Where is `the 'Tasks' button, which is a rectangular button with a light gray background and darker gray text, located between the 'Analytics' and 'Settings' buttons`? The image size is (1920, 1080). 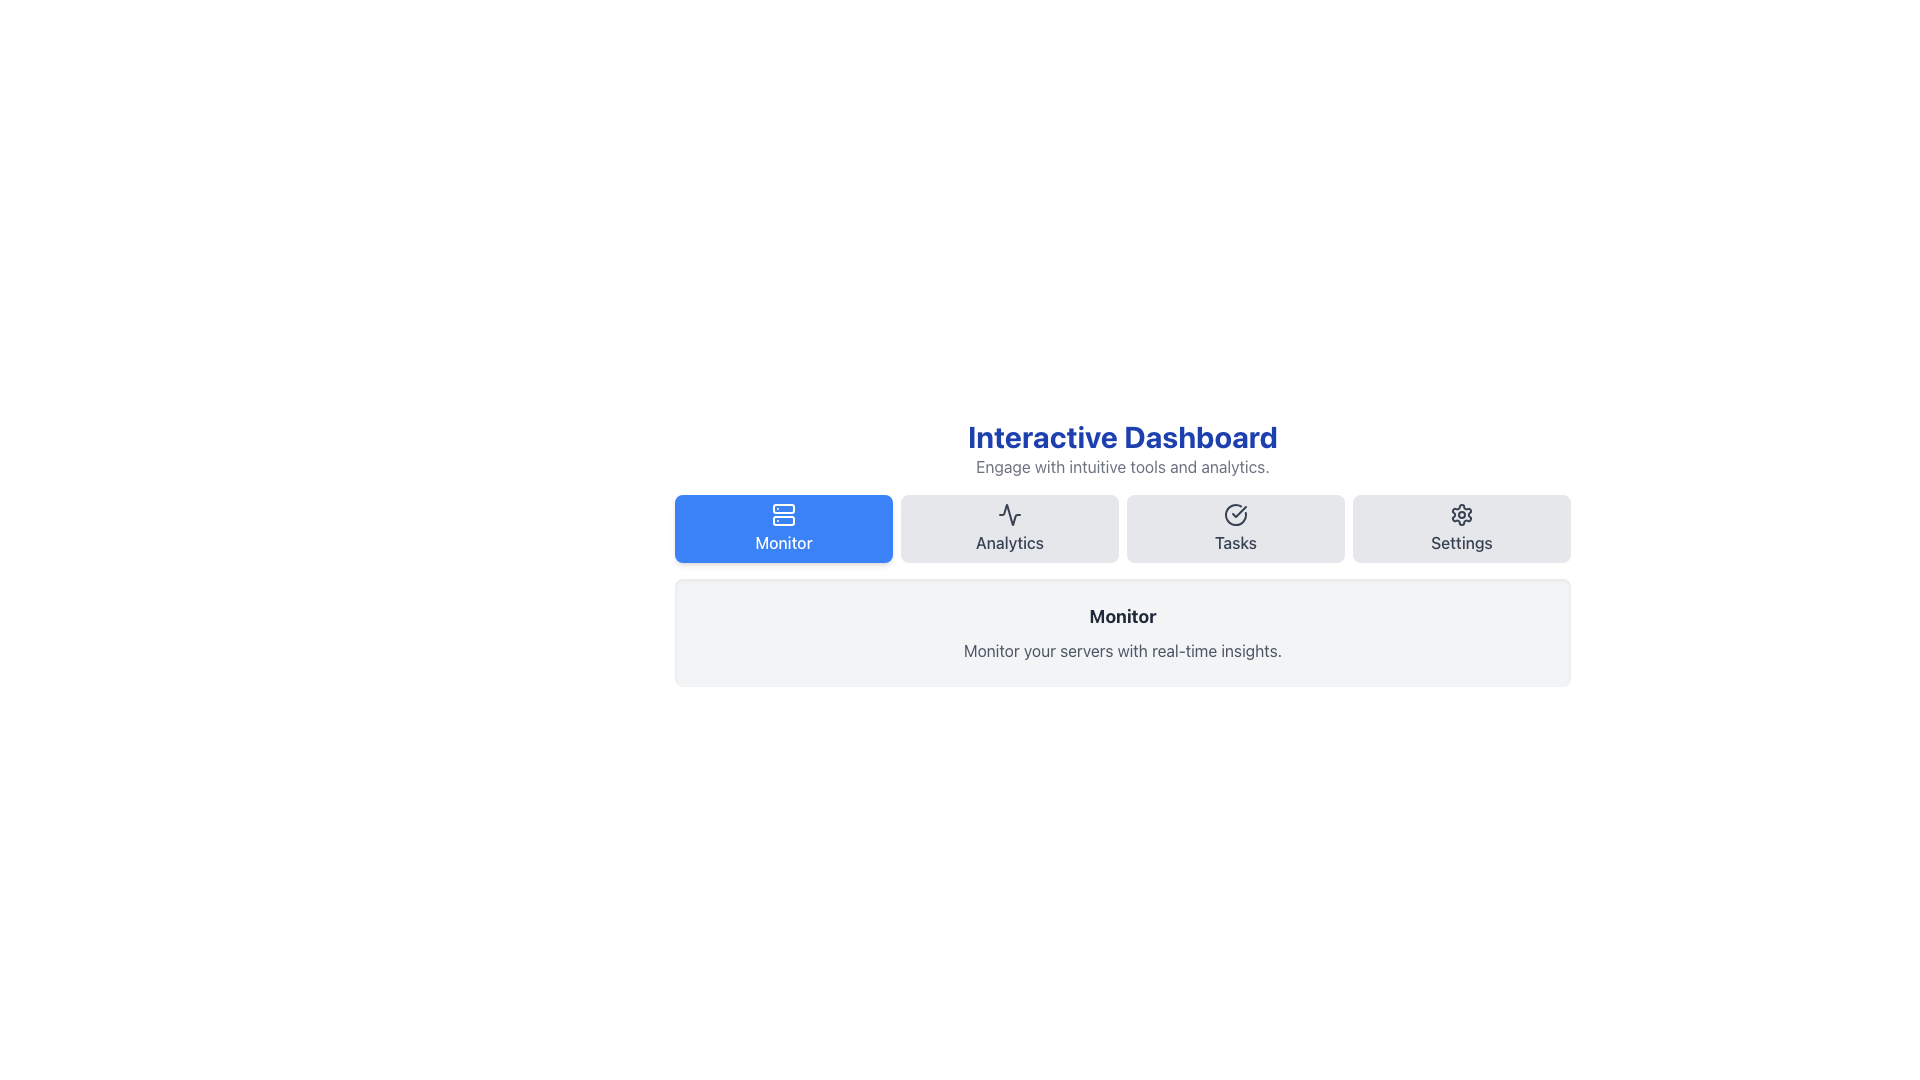
the 'Tasks' button, which is a rectangular button with a light gray background and darker gray text, located between the 'Analytics' and 'Settings' buttons is located at coordinates (1235, 527).